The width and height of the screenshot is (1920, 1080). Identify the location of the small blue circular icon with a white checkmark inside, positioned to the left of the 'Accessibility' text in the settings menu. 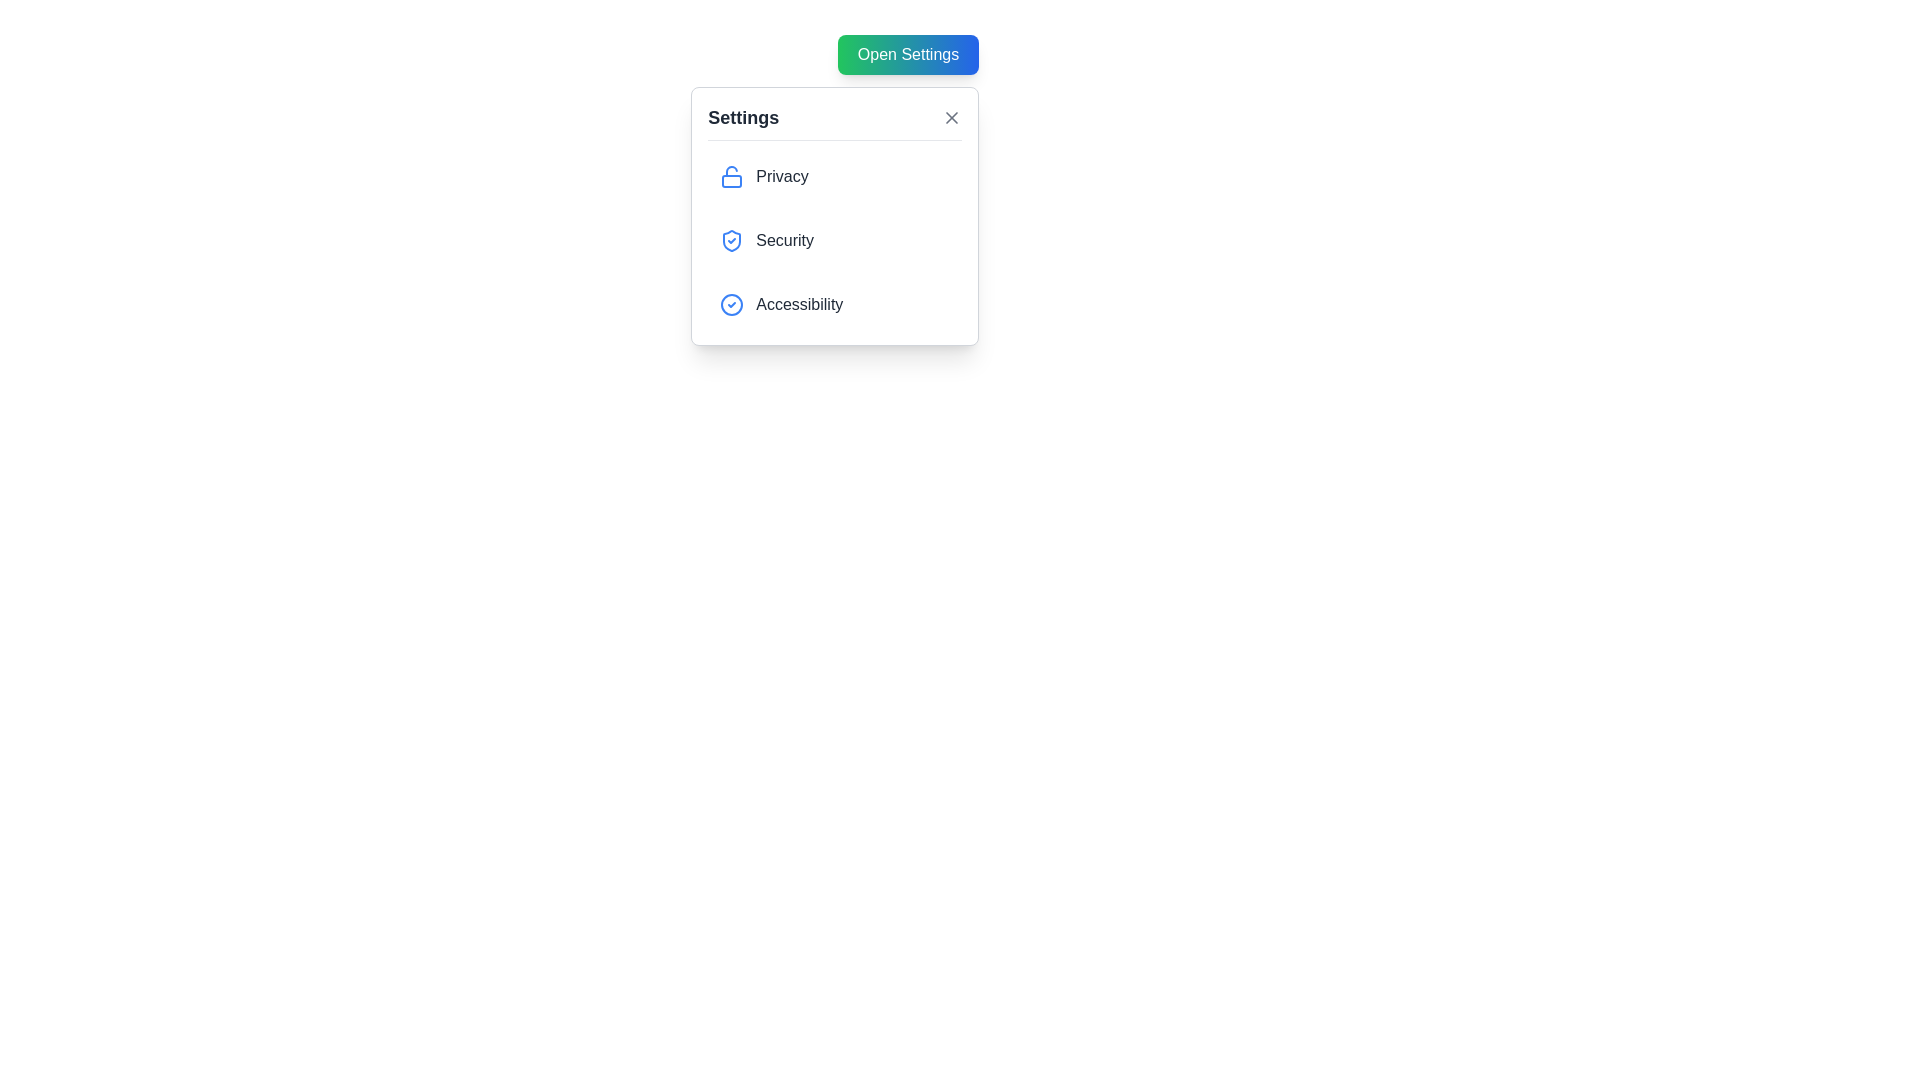
(731, 304).